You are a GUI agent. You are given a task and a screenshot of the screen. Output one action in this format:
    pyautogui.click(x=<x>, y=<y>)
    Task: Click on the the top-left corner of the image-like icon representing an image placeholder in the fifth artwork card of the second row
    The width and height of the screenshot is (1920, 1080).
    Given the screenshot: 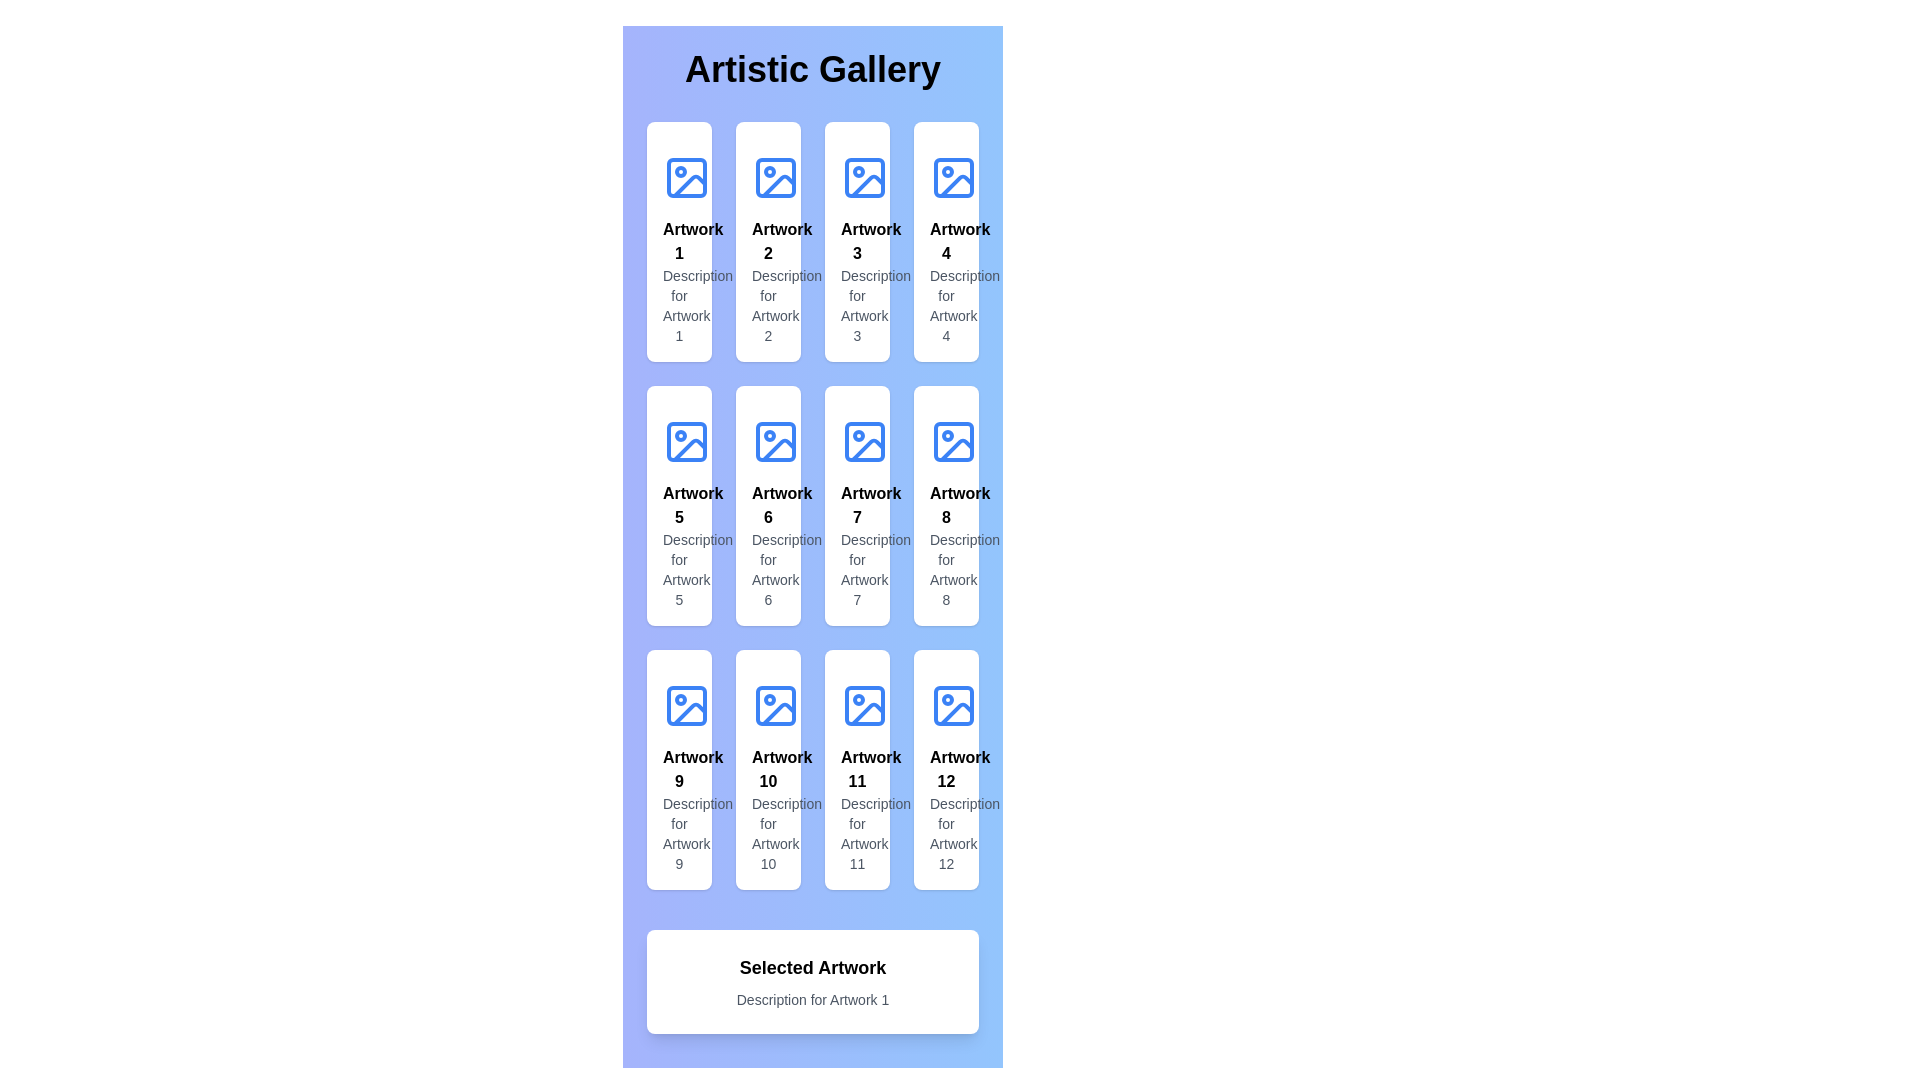 What is the action you would take?
    pyautogui.click(x=686, y=441)
    